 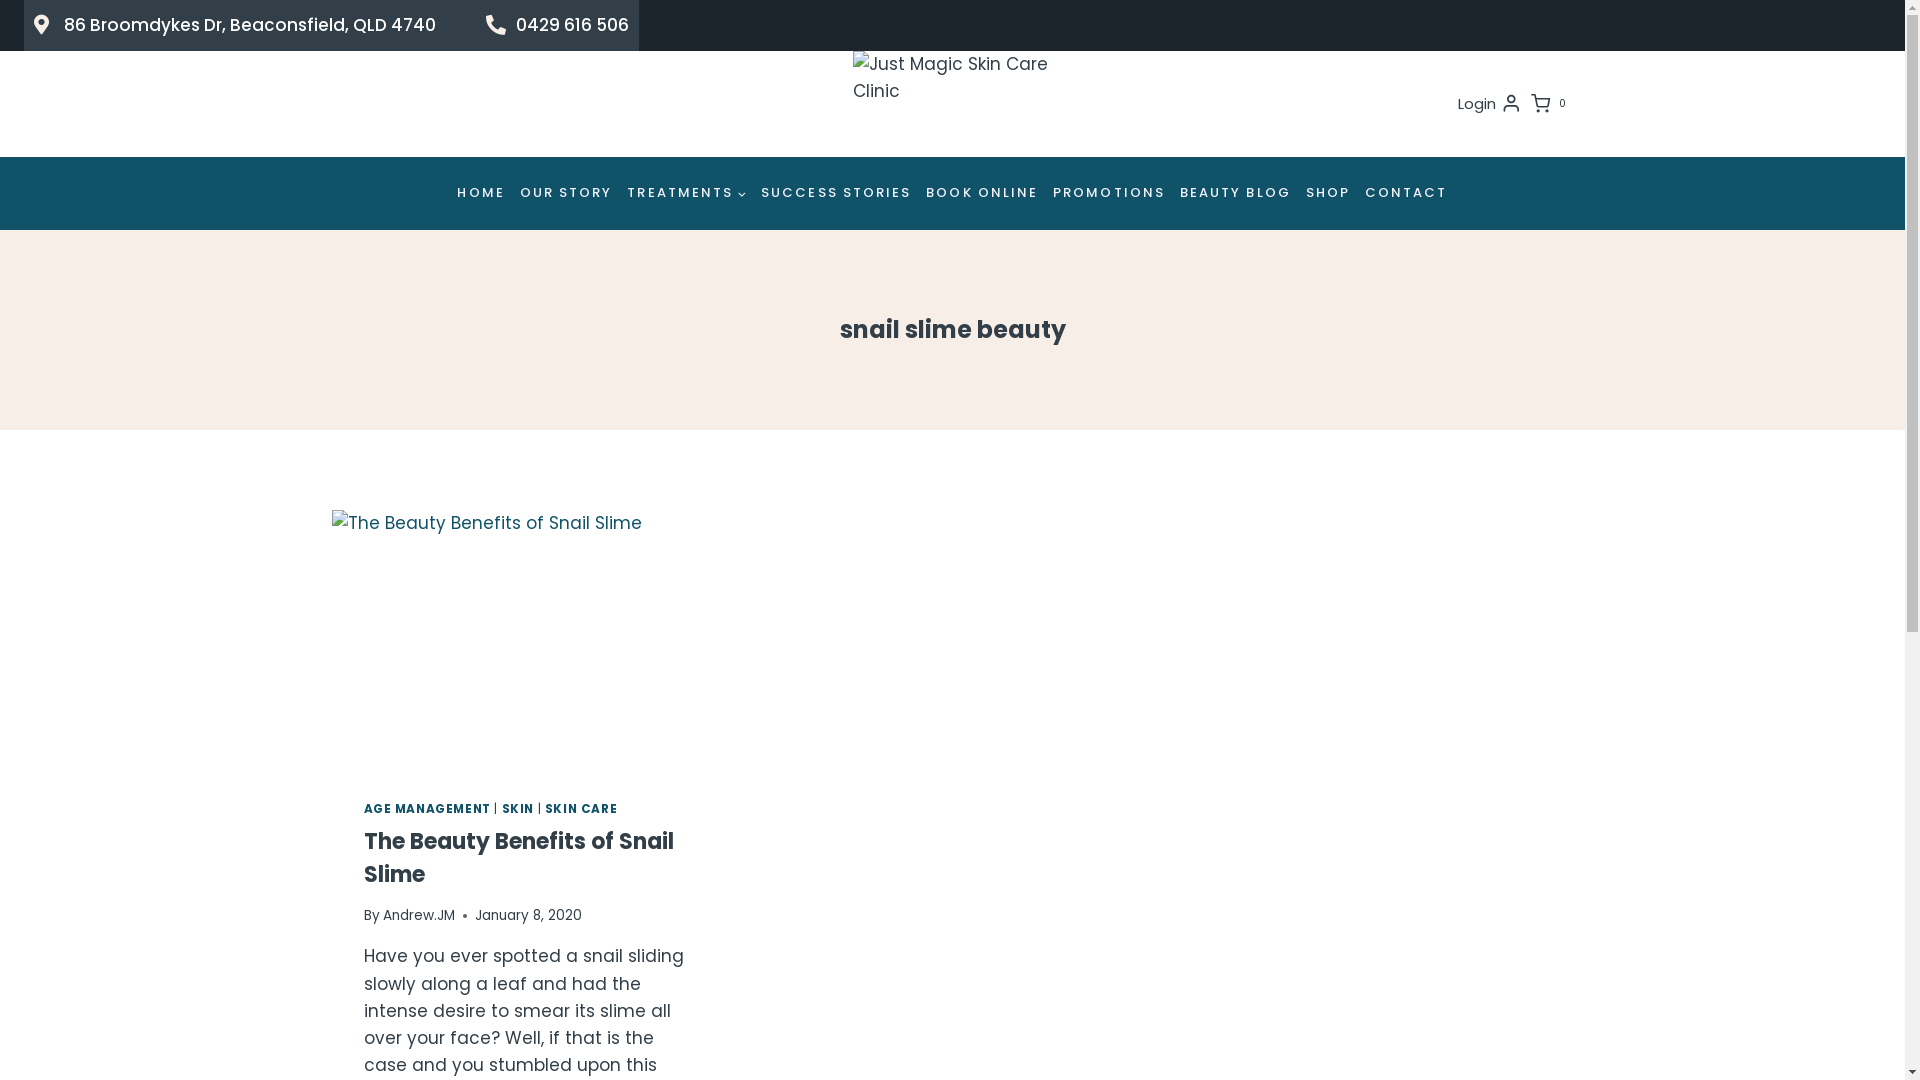 What do you see at coordinates (579, 808) in the screenshot?
I see `'SKIN CARE'` at bounding box center [579, 808].